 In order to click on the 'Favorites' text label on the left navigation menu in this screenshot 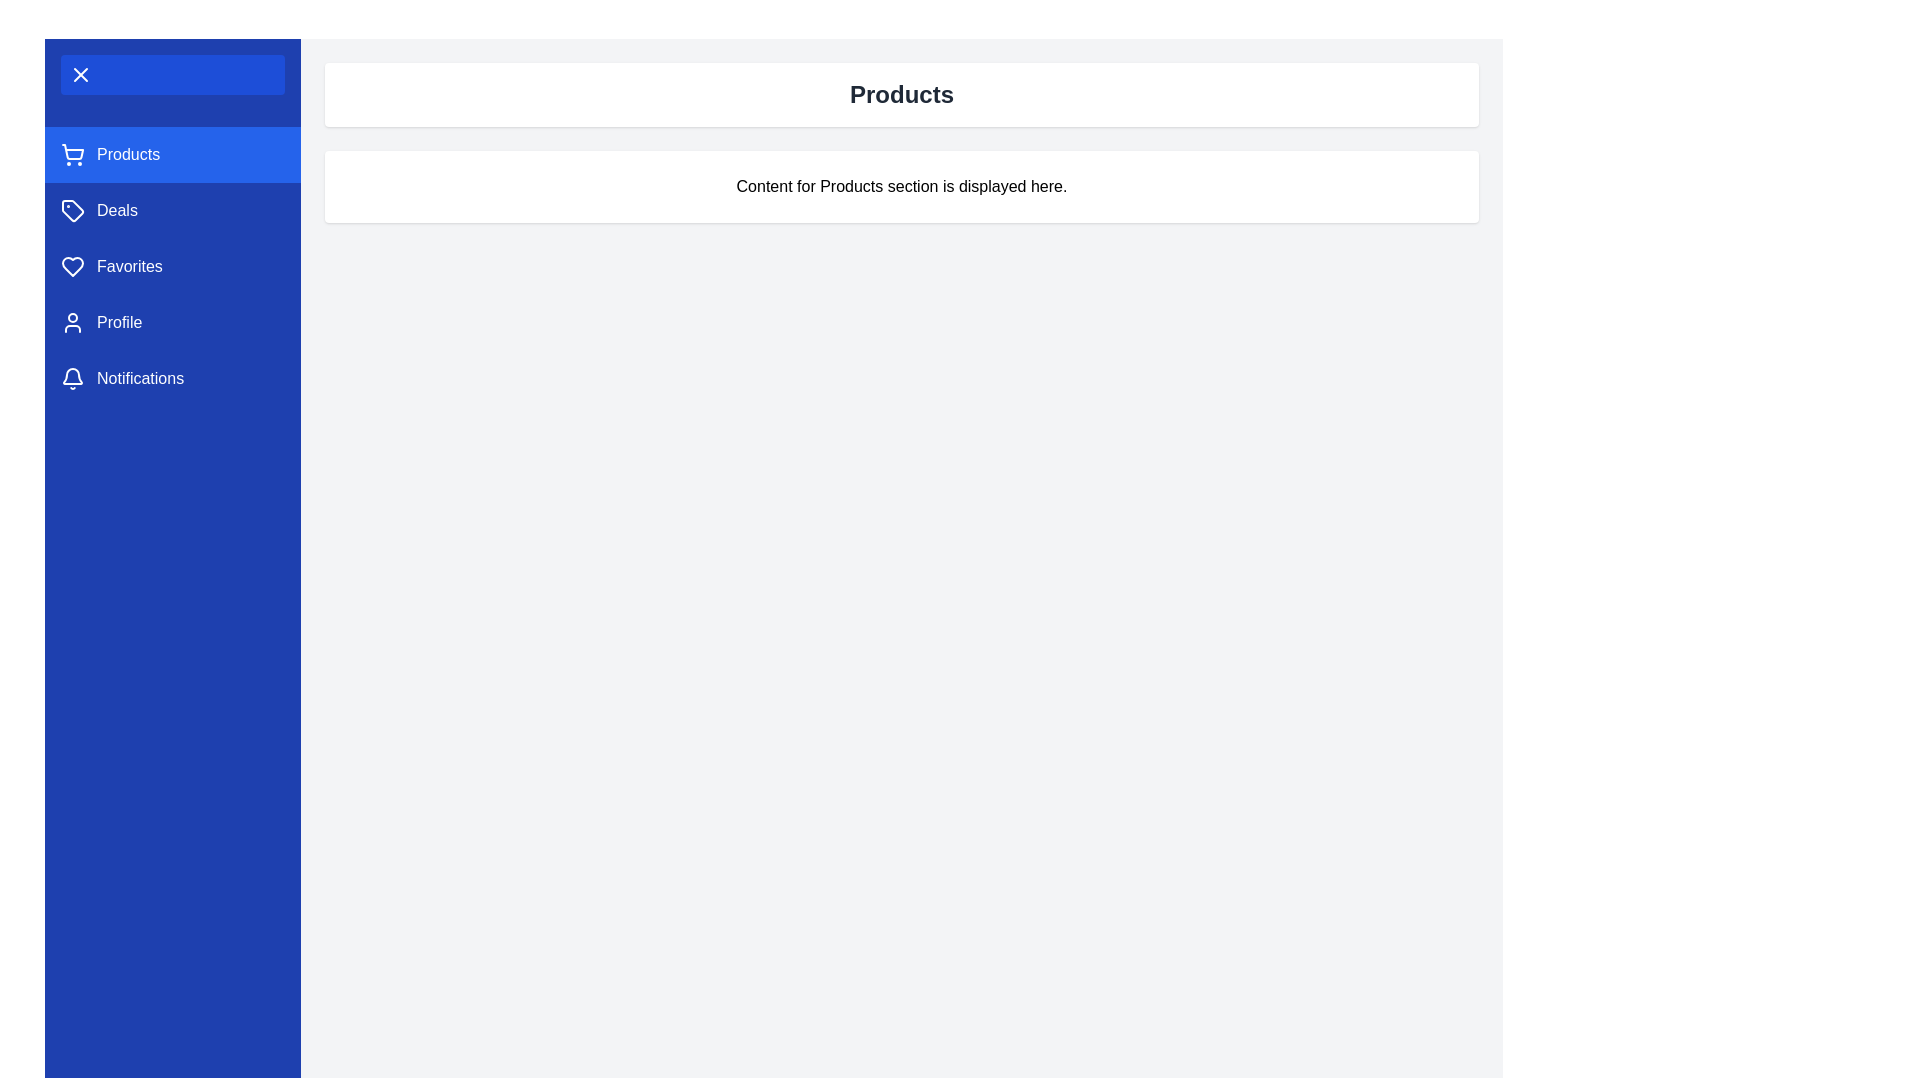, I will do `click(128, 265)`.